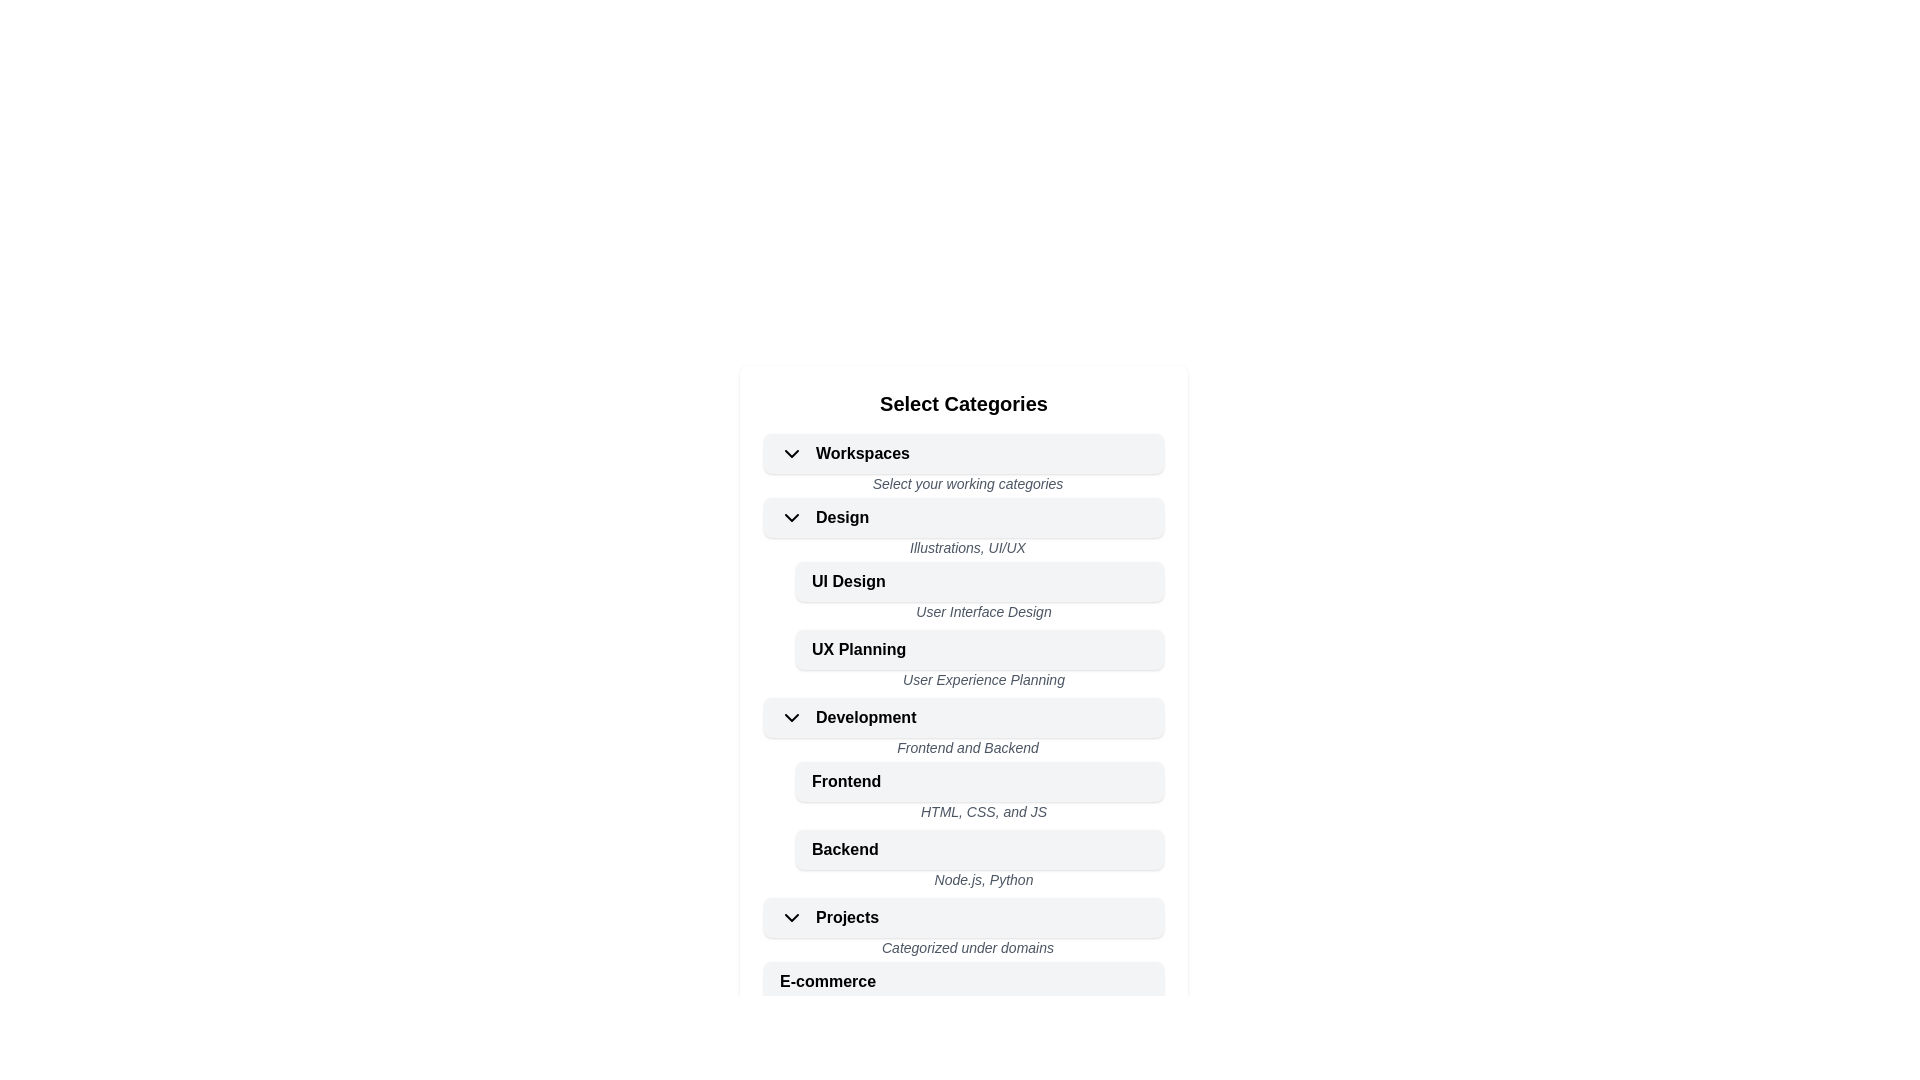  Describe the element at coordinates (846, 781) in the screenshot. I see `the 'Frontend' label in the 'Development' subsection of the selection menu, located in the middle-left column above the 'Backend' category` at that location.